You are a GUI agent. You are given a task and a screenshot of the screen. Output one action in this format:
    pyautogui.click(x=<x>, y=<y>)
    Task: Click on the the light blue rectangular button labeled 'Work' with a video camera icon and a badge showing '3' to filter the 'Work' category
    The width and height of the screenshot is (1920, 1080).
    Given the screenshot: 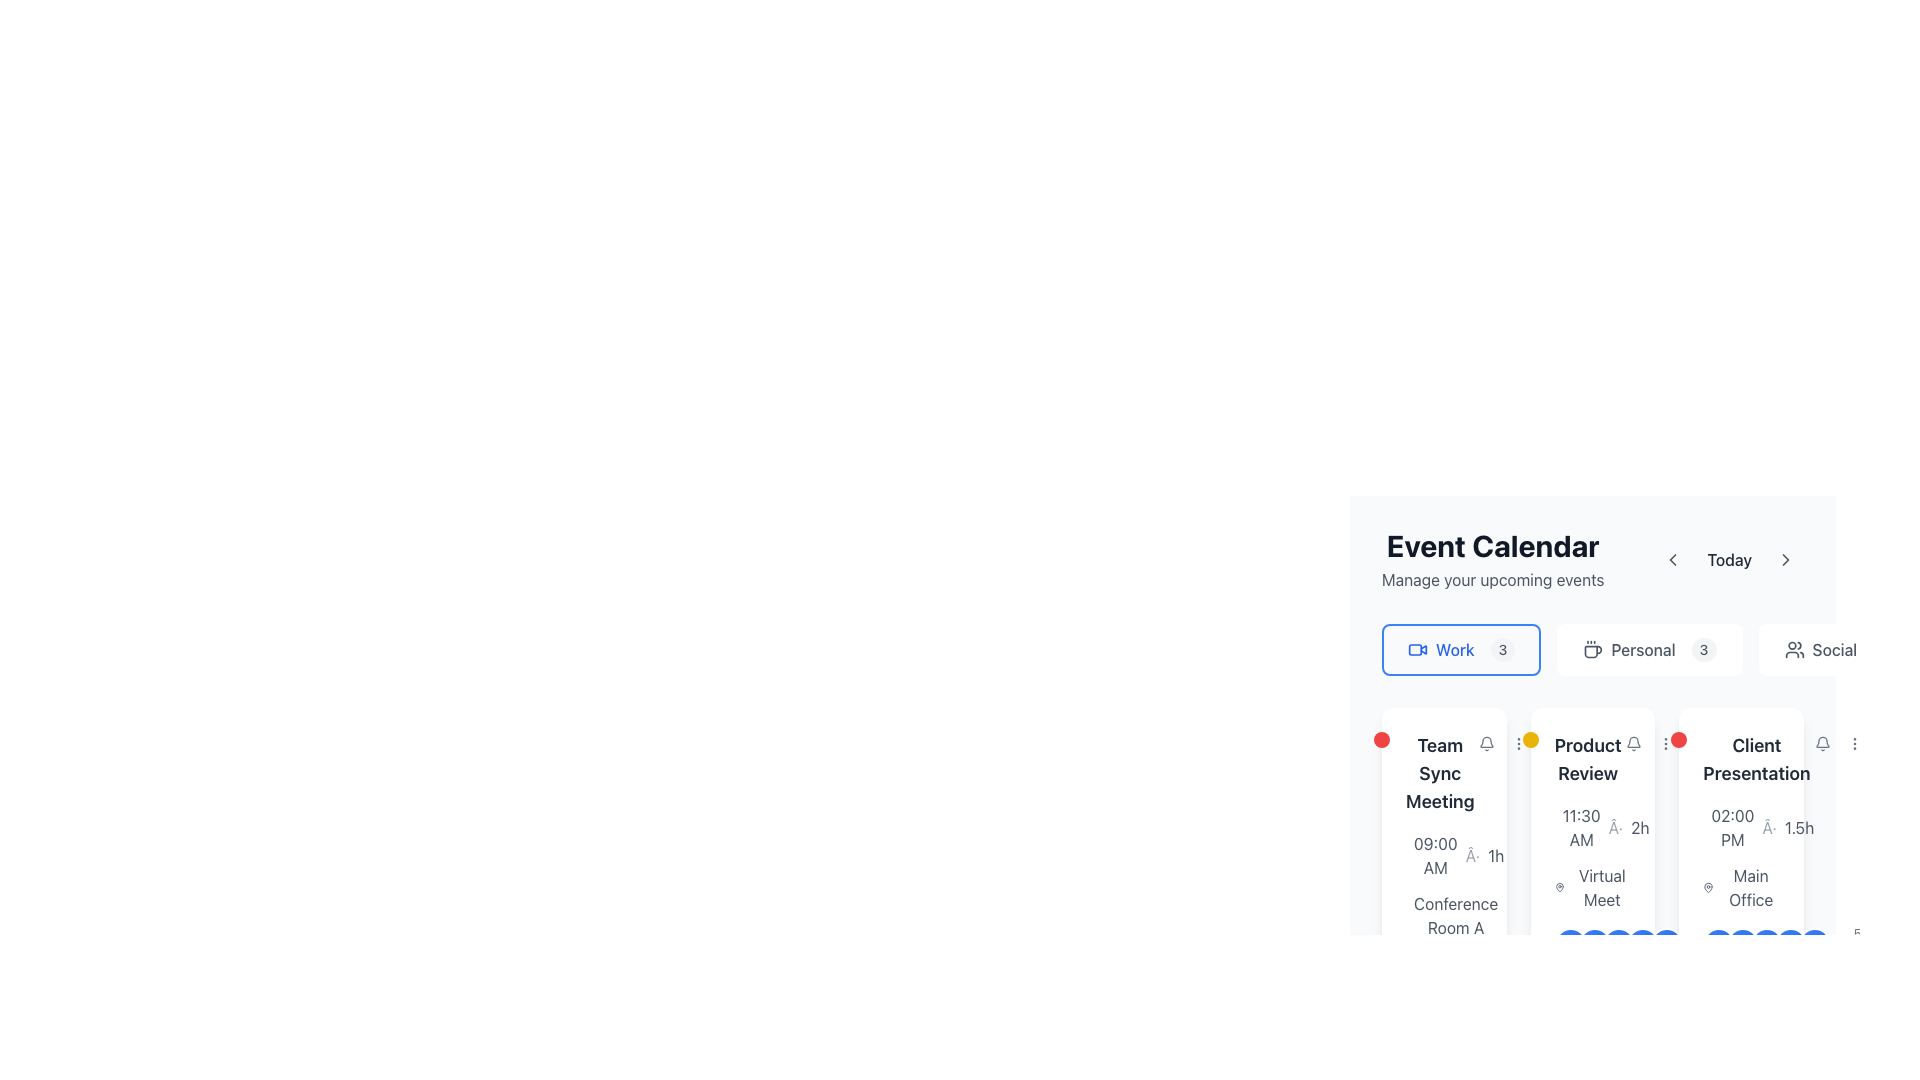 What is the action you would take?
    pyautogui.click(x=1461, y=650)
    